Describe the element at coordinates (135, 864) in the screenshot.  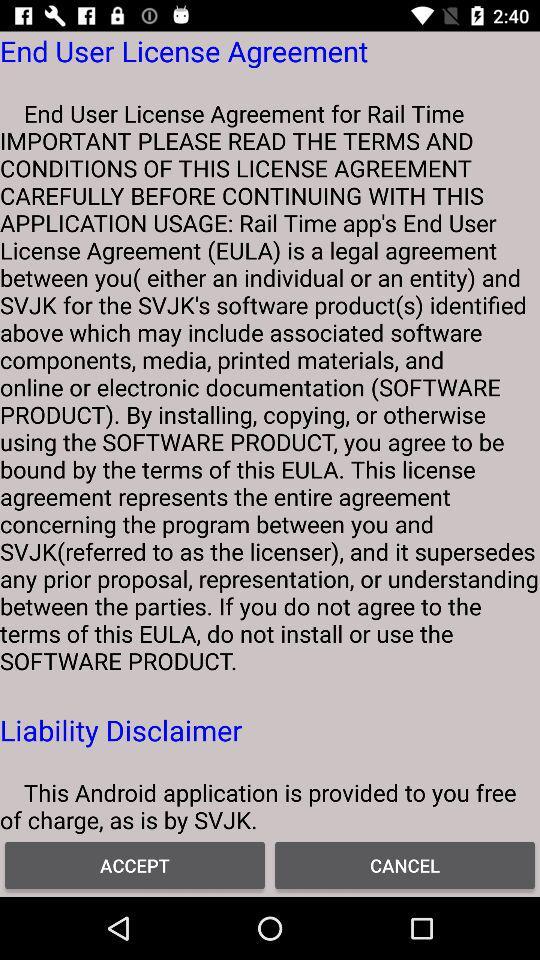
I see `the icon next to the cancel icon` at that location.